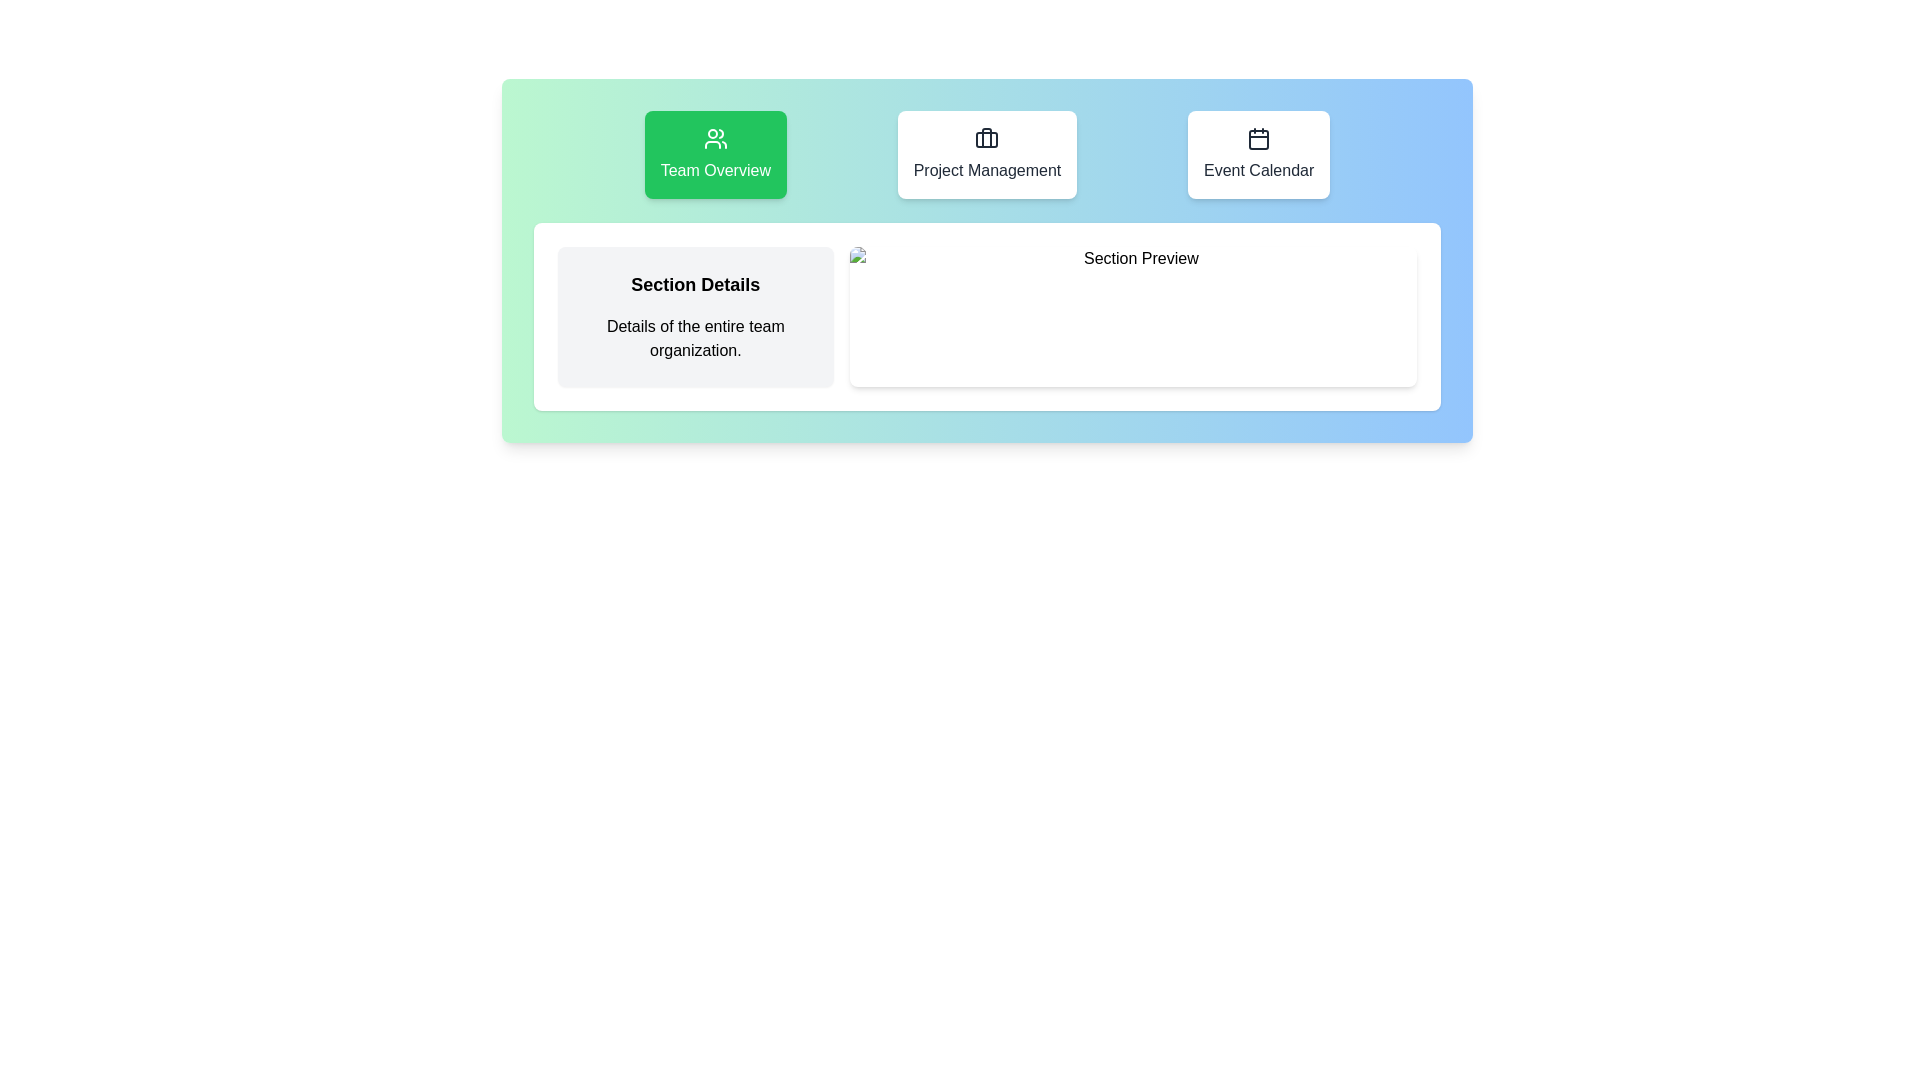 The image size is (1920, 1080). I want to click on the 'Team Overview' button which contains the icon of two user silhouettes at the top-center area, so click(715, 137).